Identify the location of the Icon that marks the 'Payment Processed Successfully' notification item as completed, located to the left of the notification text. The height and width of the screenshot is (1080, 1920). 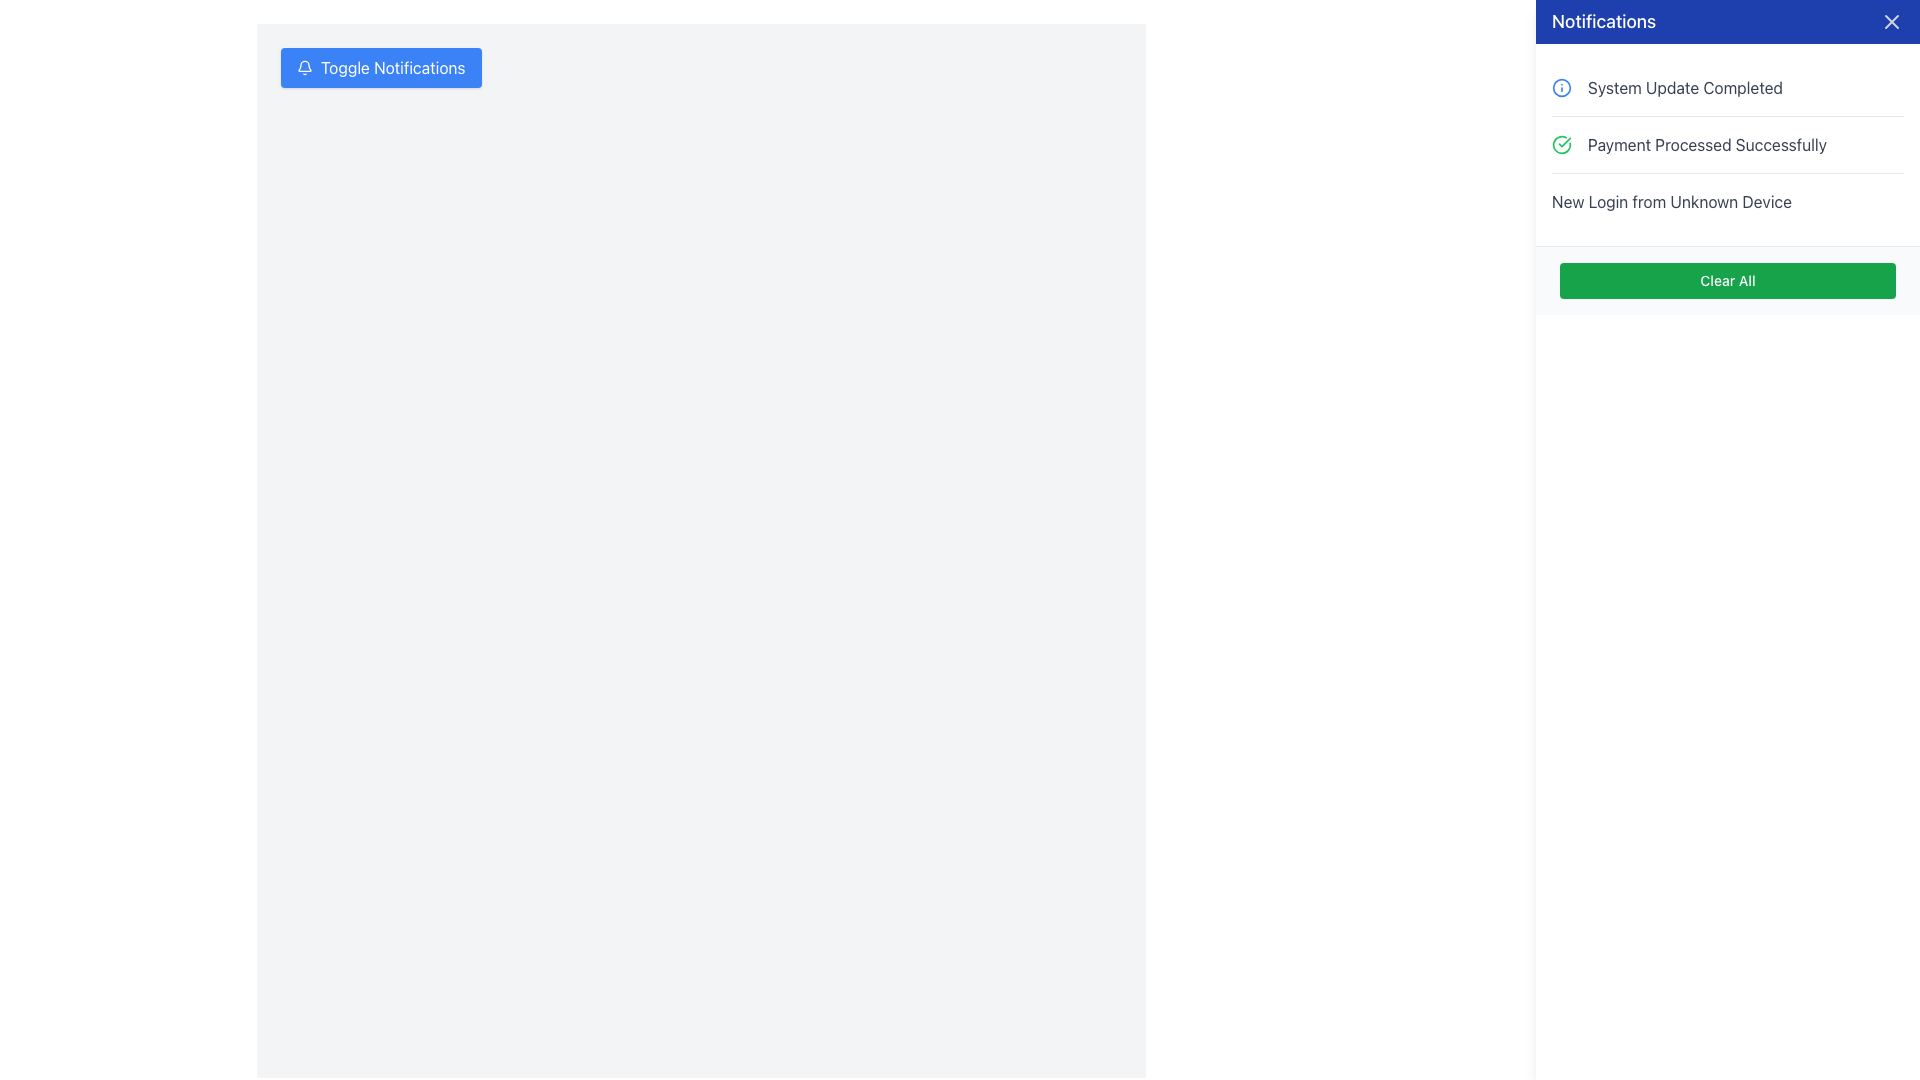
(1560, 144).